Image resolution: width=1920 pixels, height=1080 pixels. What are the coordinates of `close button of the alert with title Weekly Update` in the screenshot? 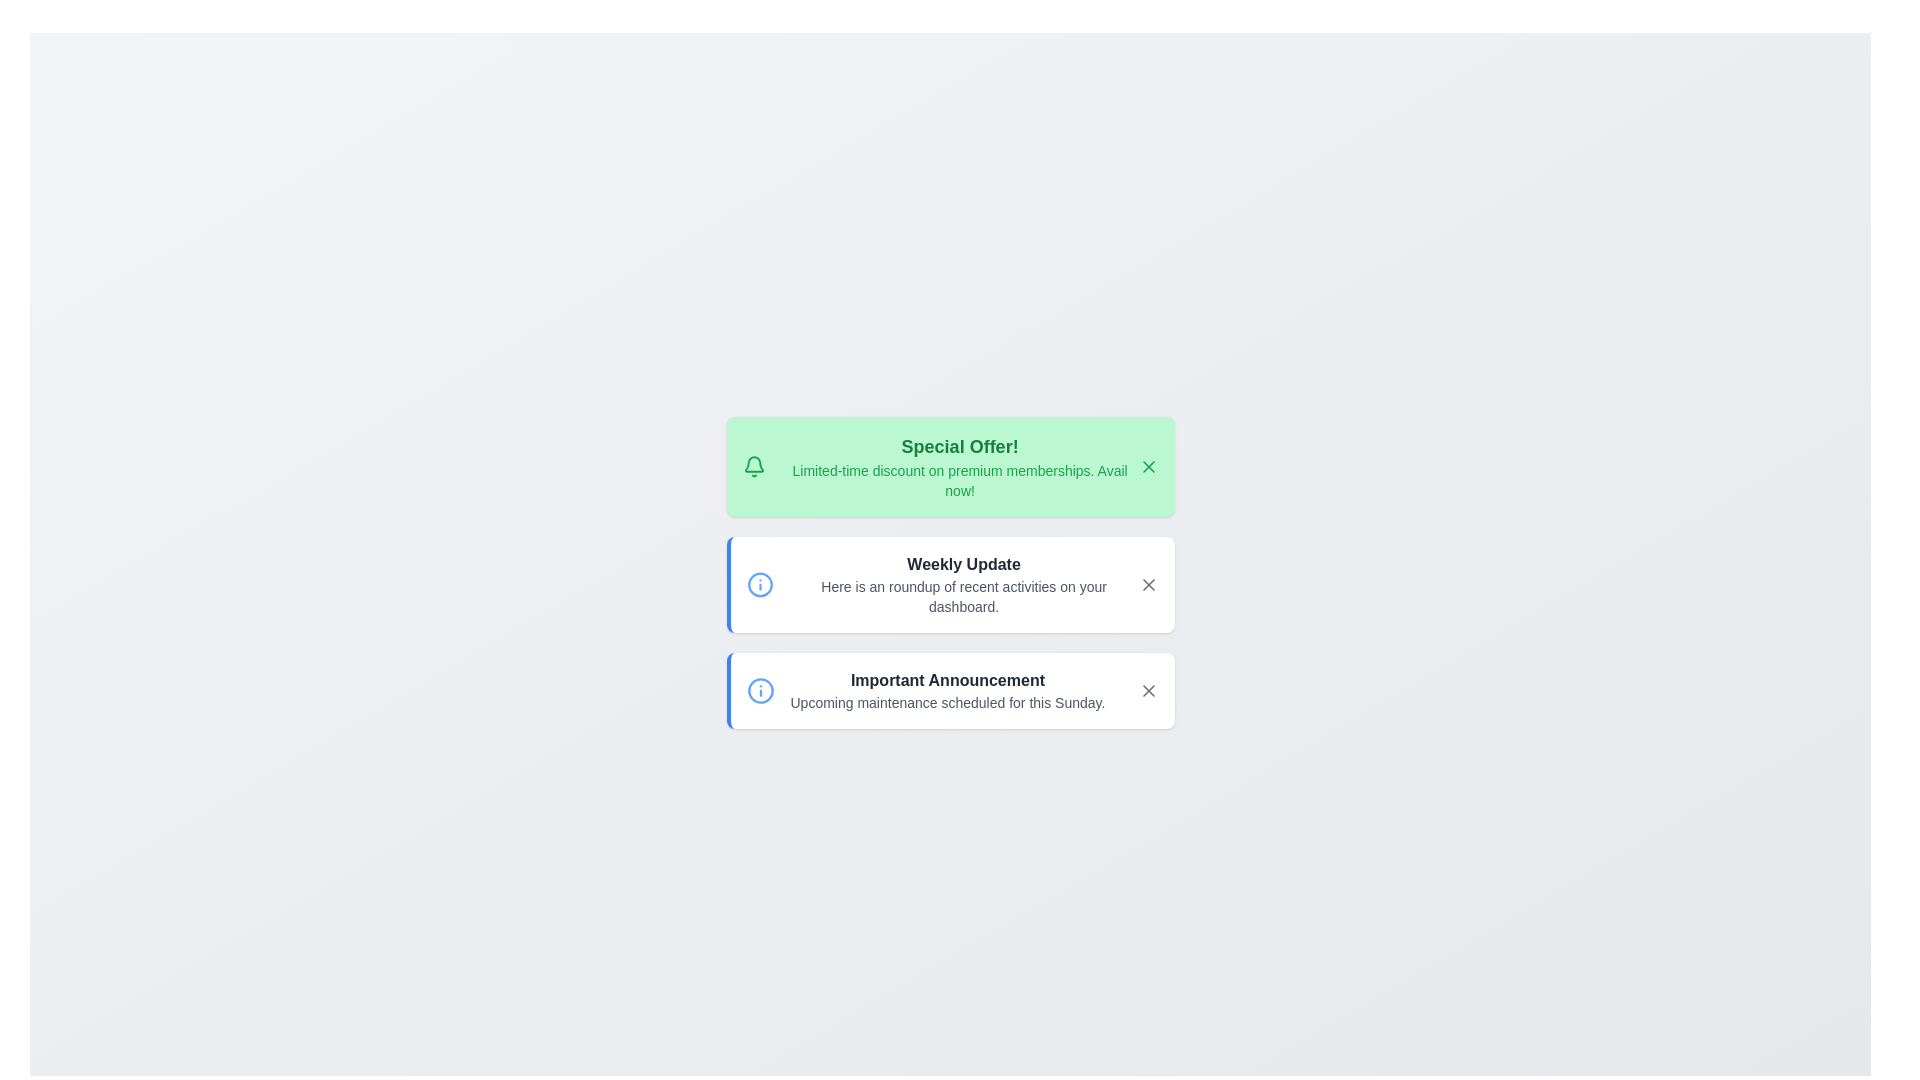 It's located at (1148, 585).